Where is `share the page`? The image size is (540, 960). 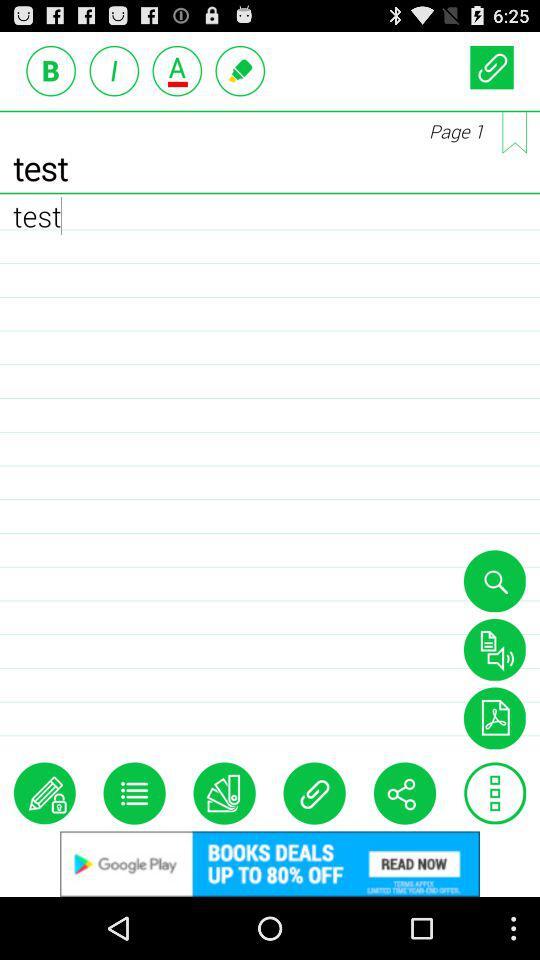
share the page is located at coordinates (404, 793).